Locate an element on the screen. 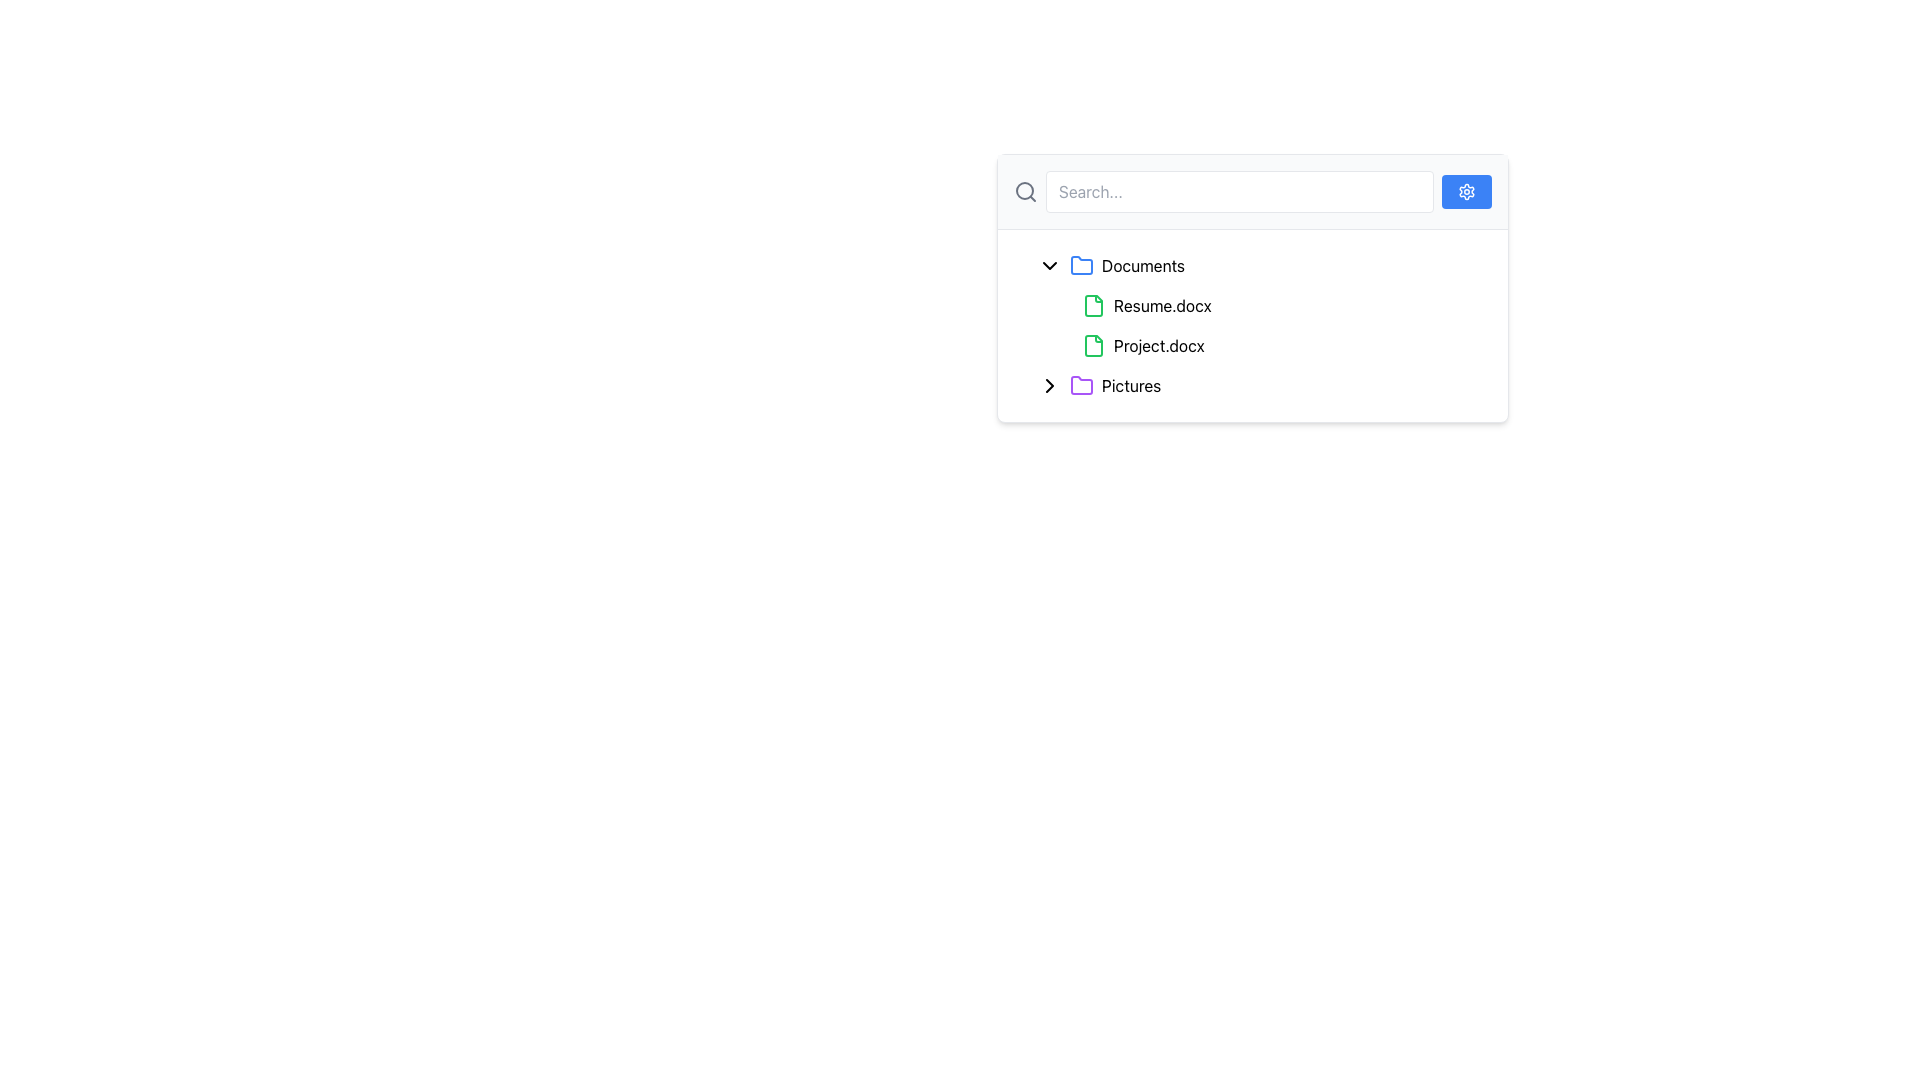  the file icon representing 'Project.docx' is located at coordinates (1093, 345).